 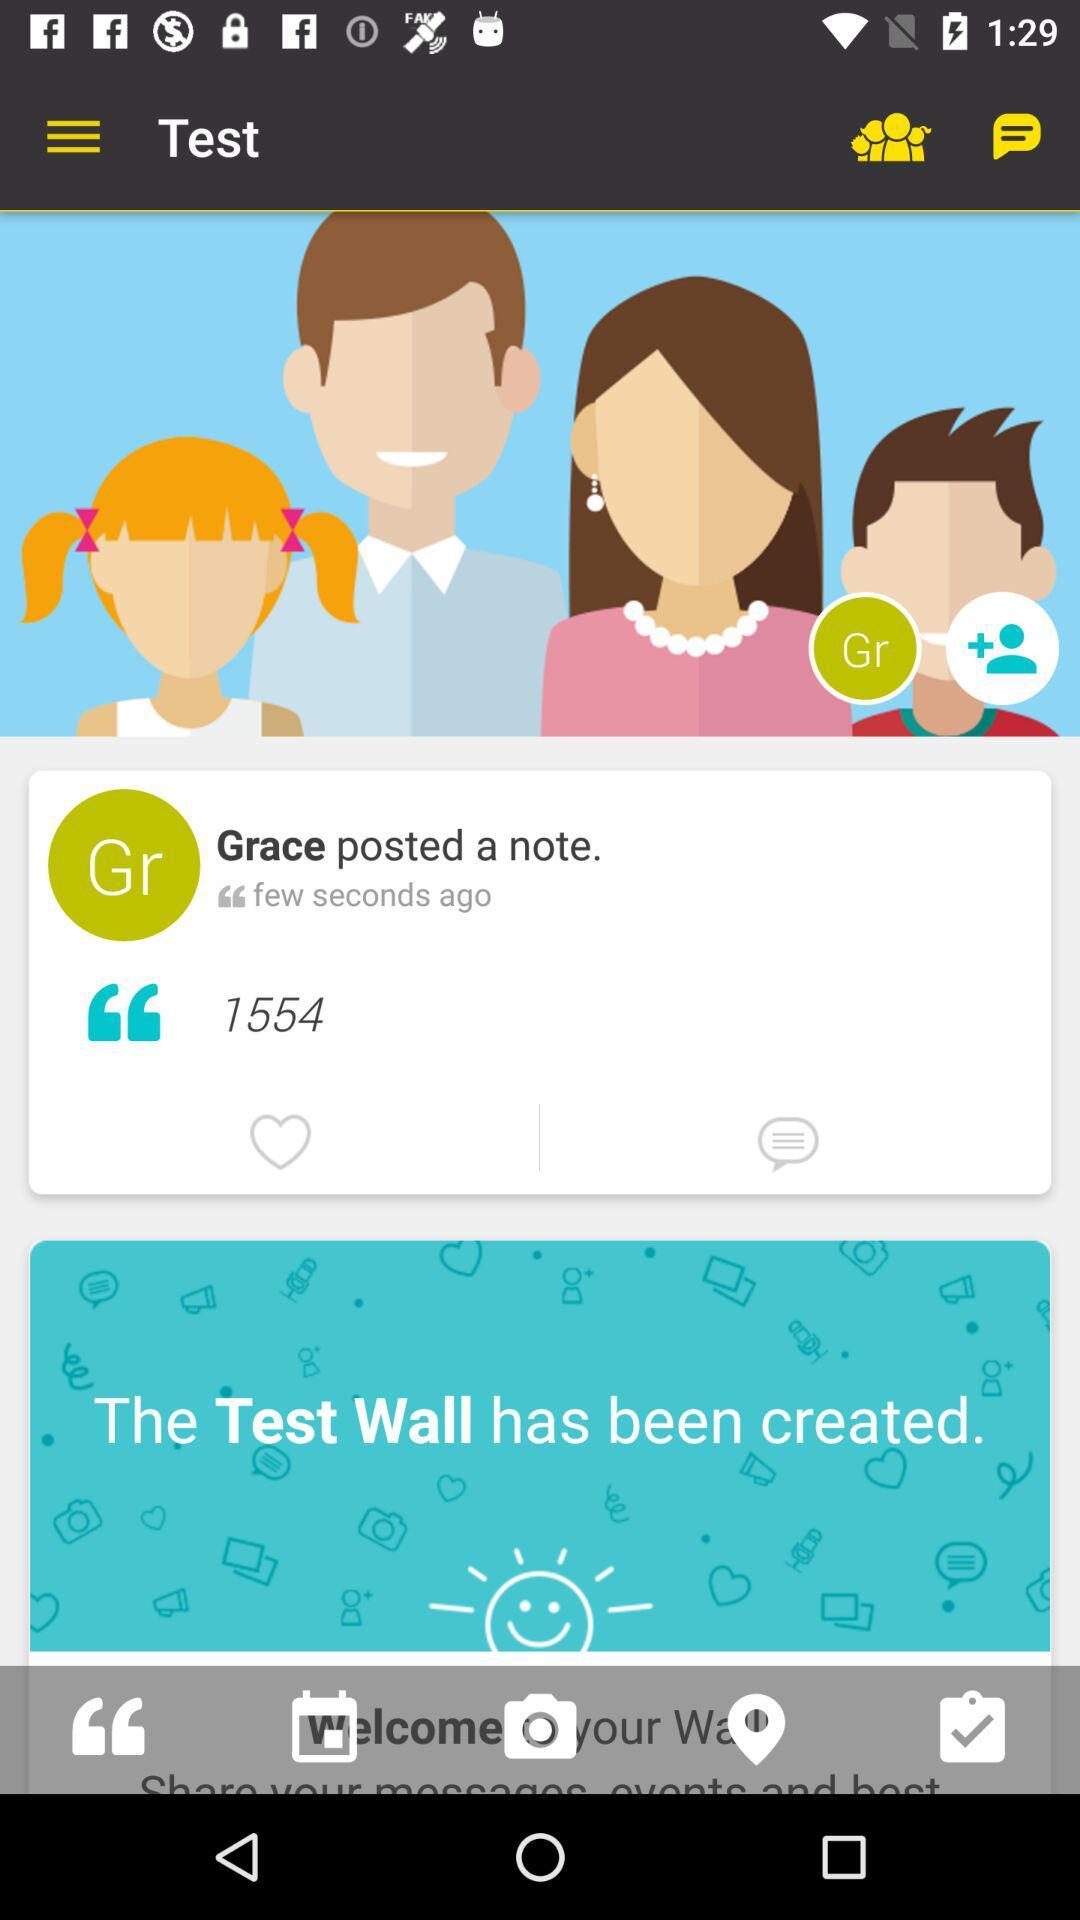 What do you see at coordinates (756, 1728) in the screenshot?
I see `location information` at bounding box center [756, 1728].